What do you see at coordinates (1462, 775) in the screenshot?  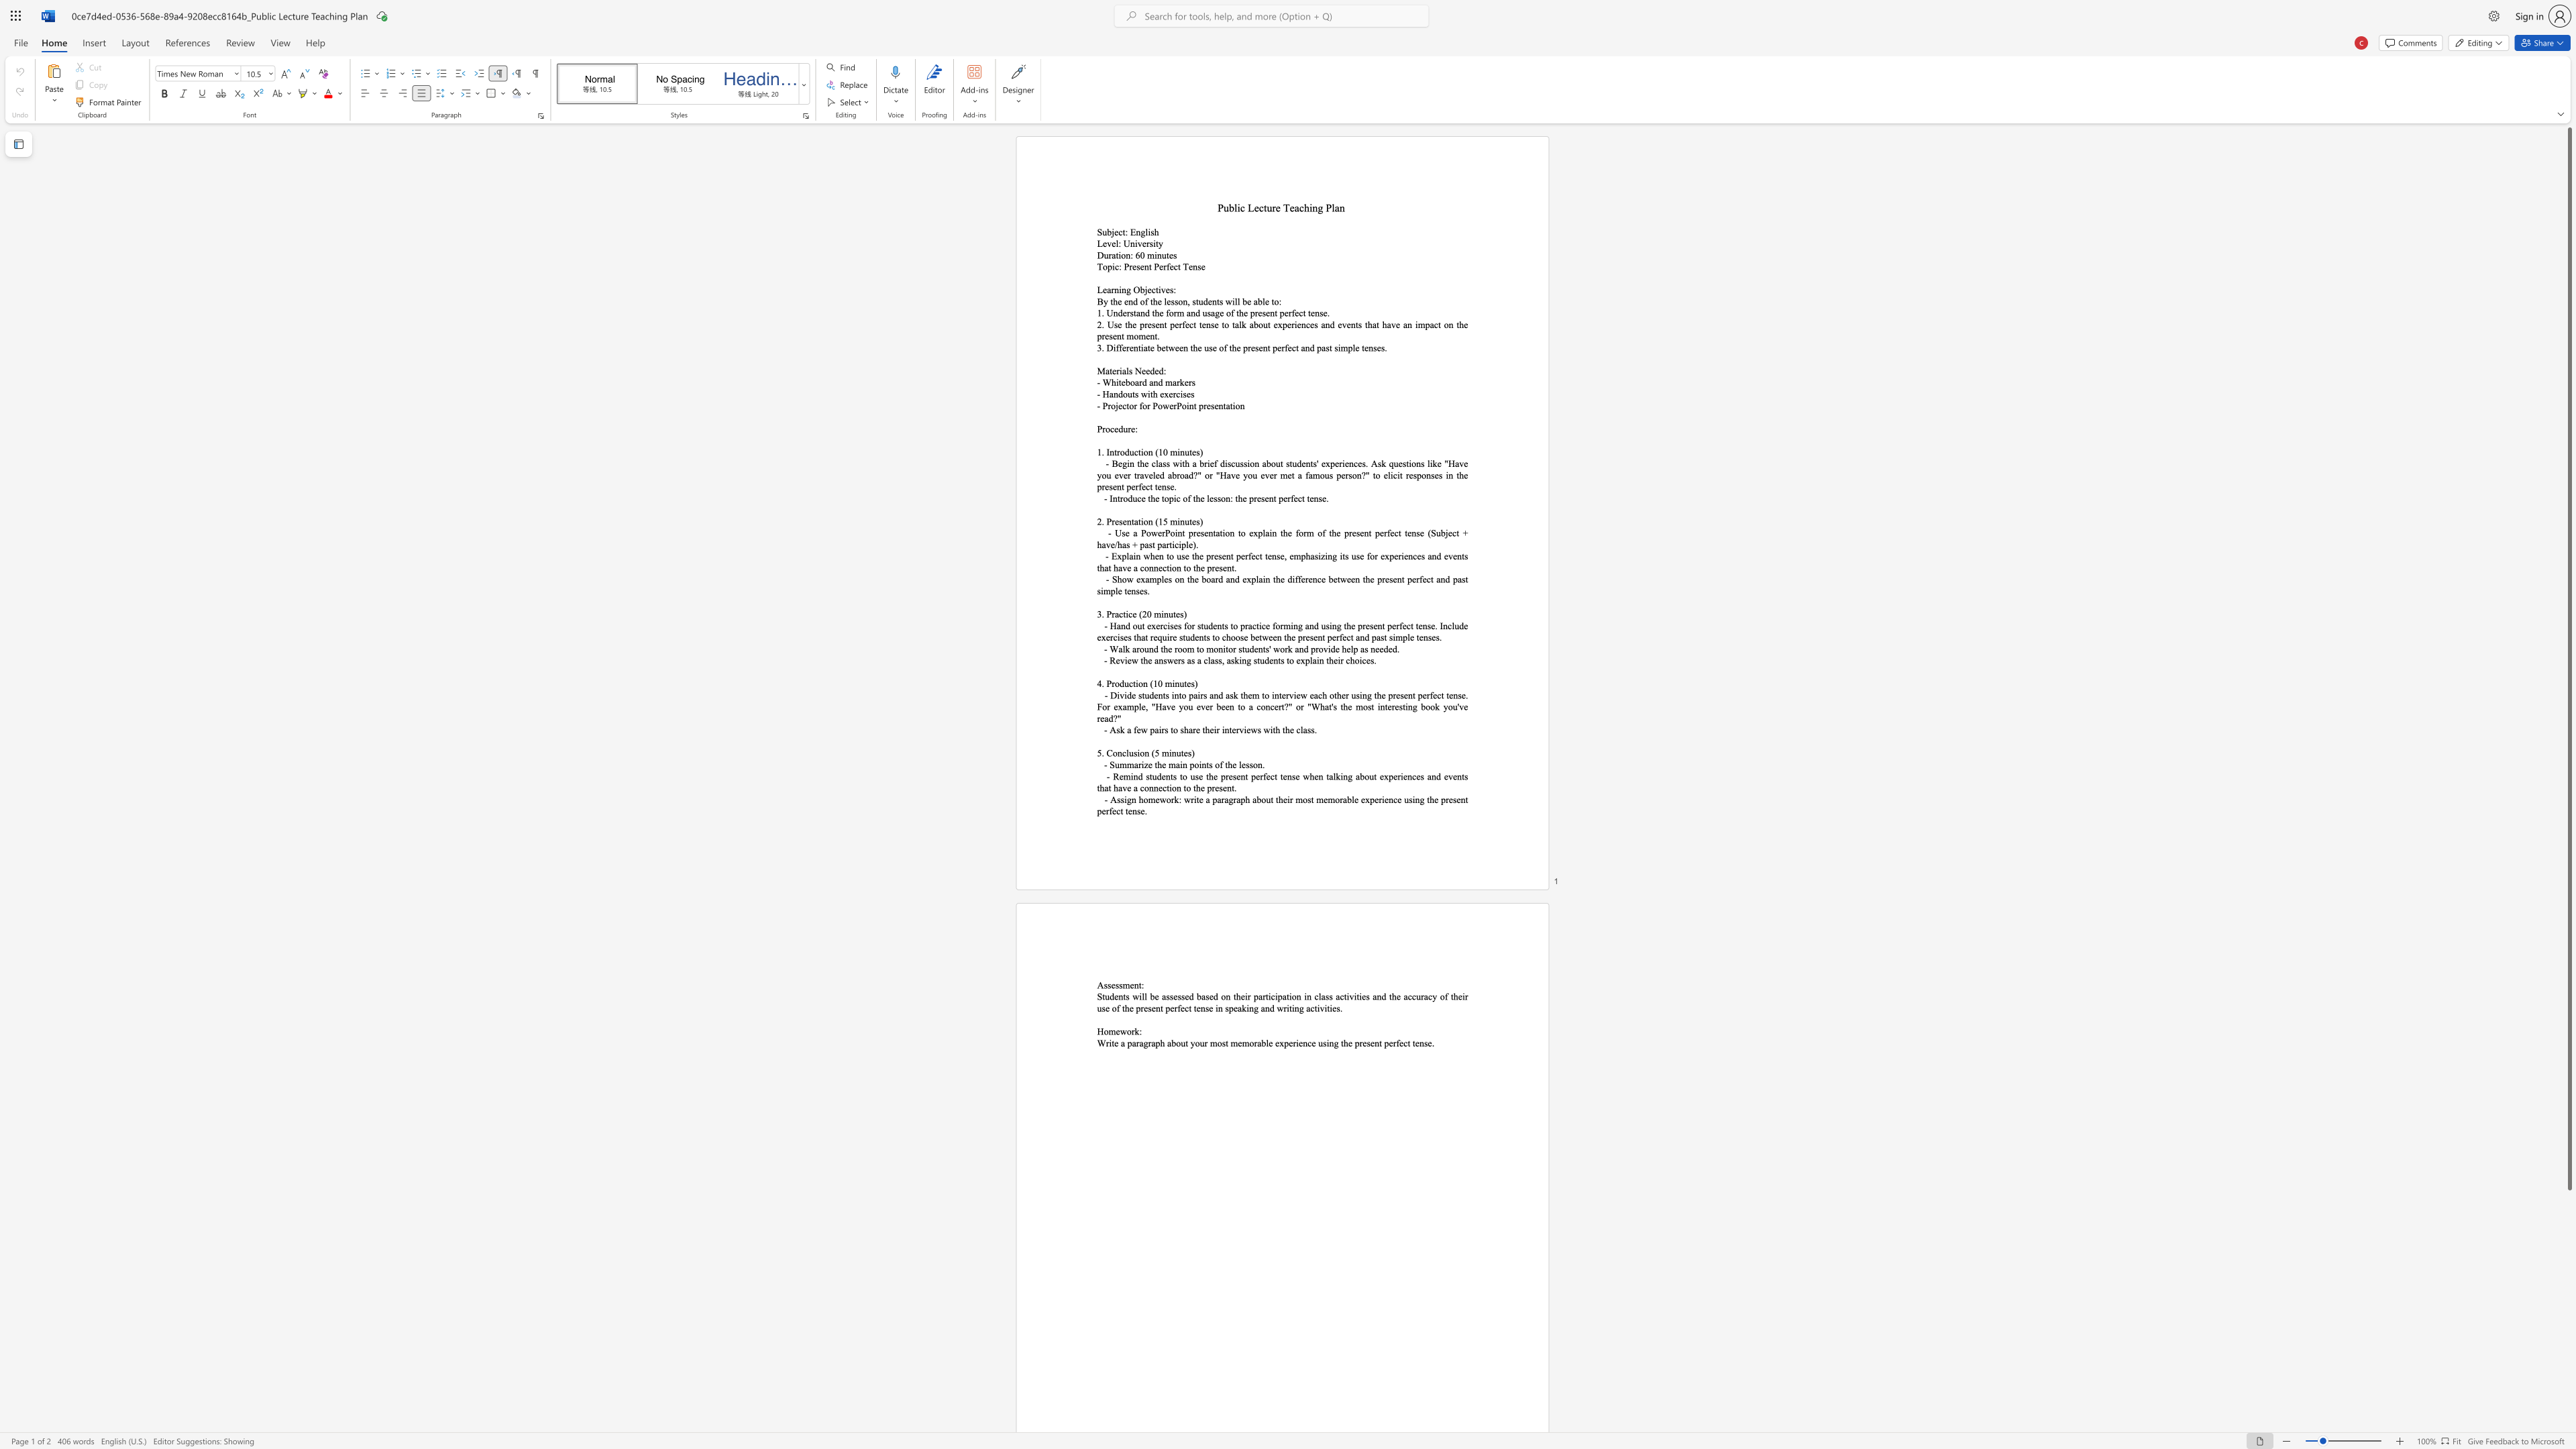 I see `the 10th character "t" in the text` at bounding box center [1462, 775].